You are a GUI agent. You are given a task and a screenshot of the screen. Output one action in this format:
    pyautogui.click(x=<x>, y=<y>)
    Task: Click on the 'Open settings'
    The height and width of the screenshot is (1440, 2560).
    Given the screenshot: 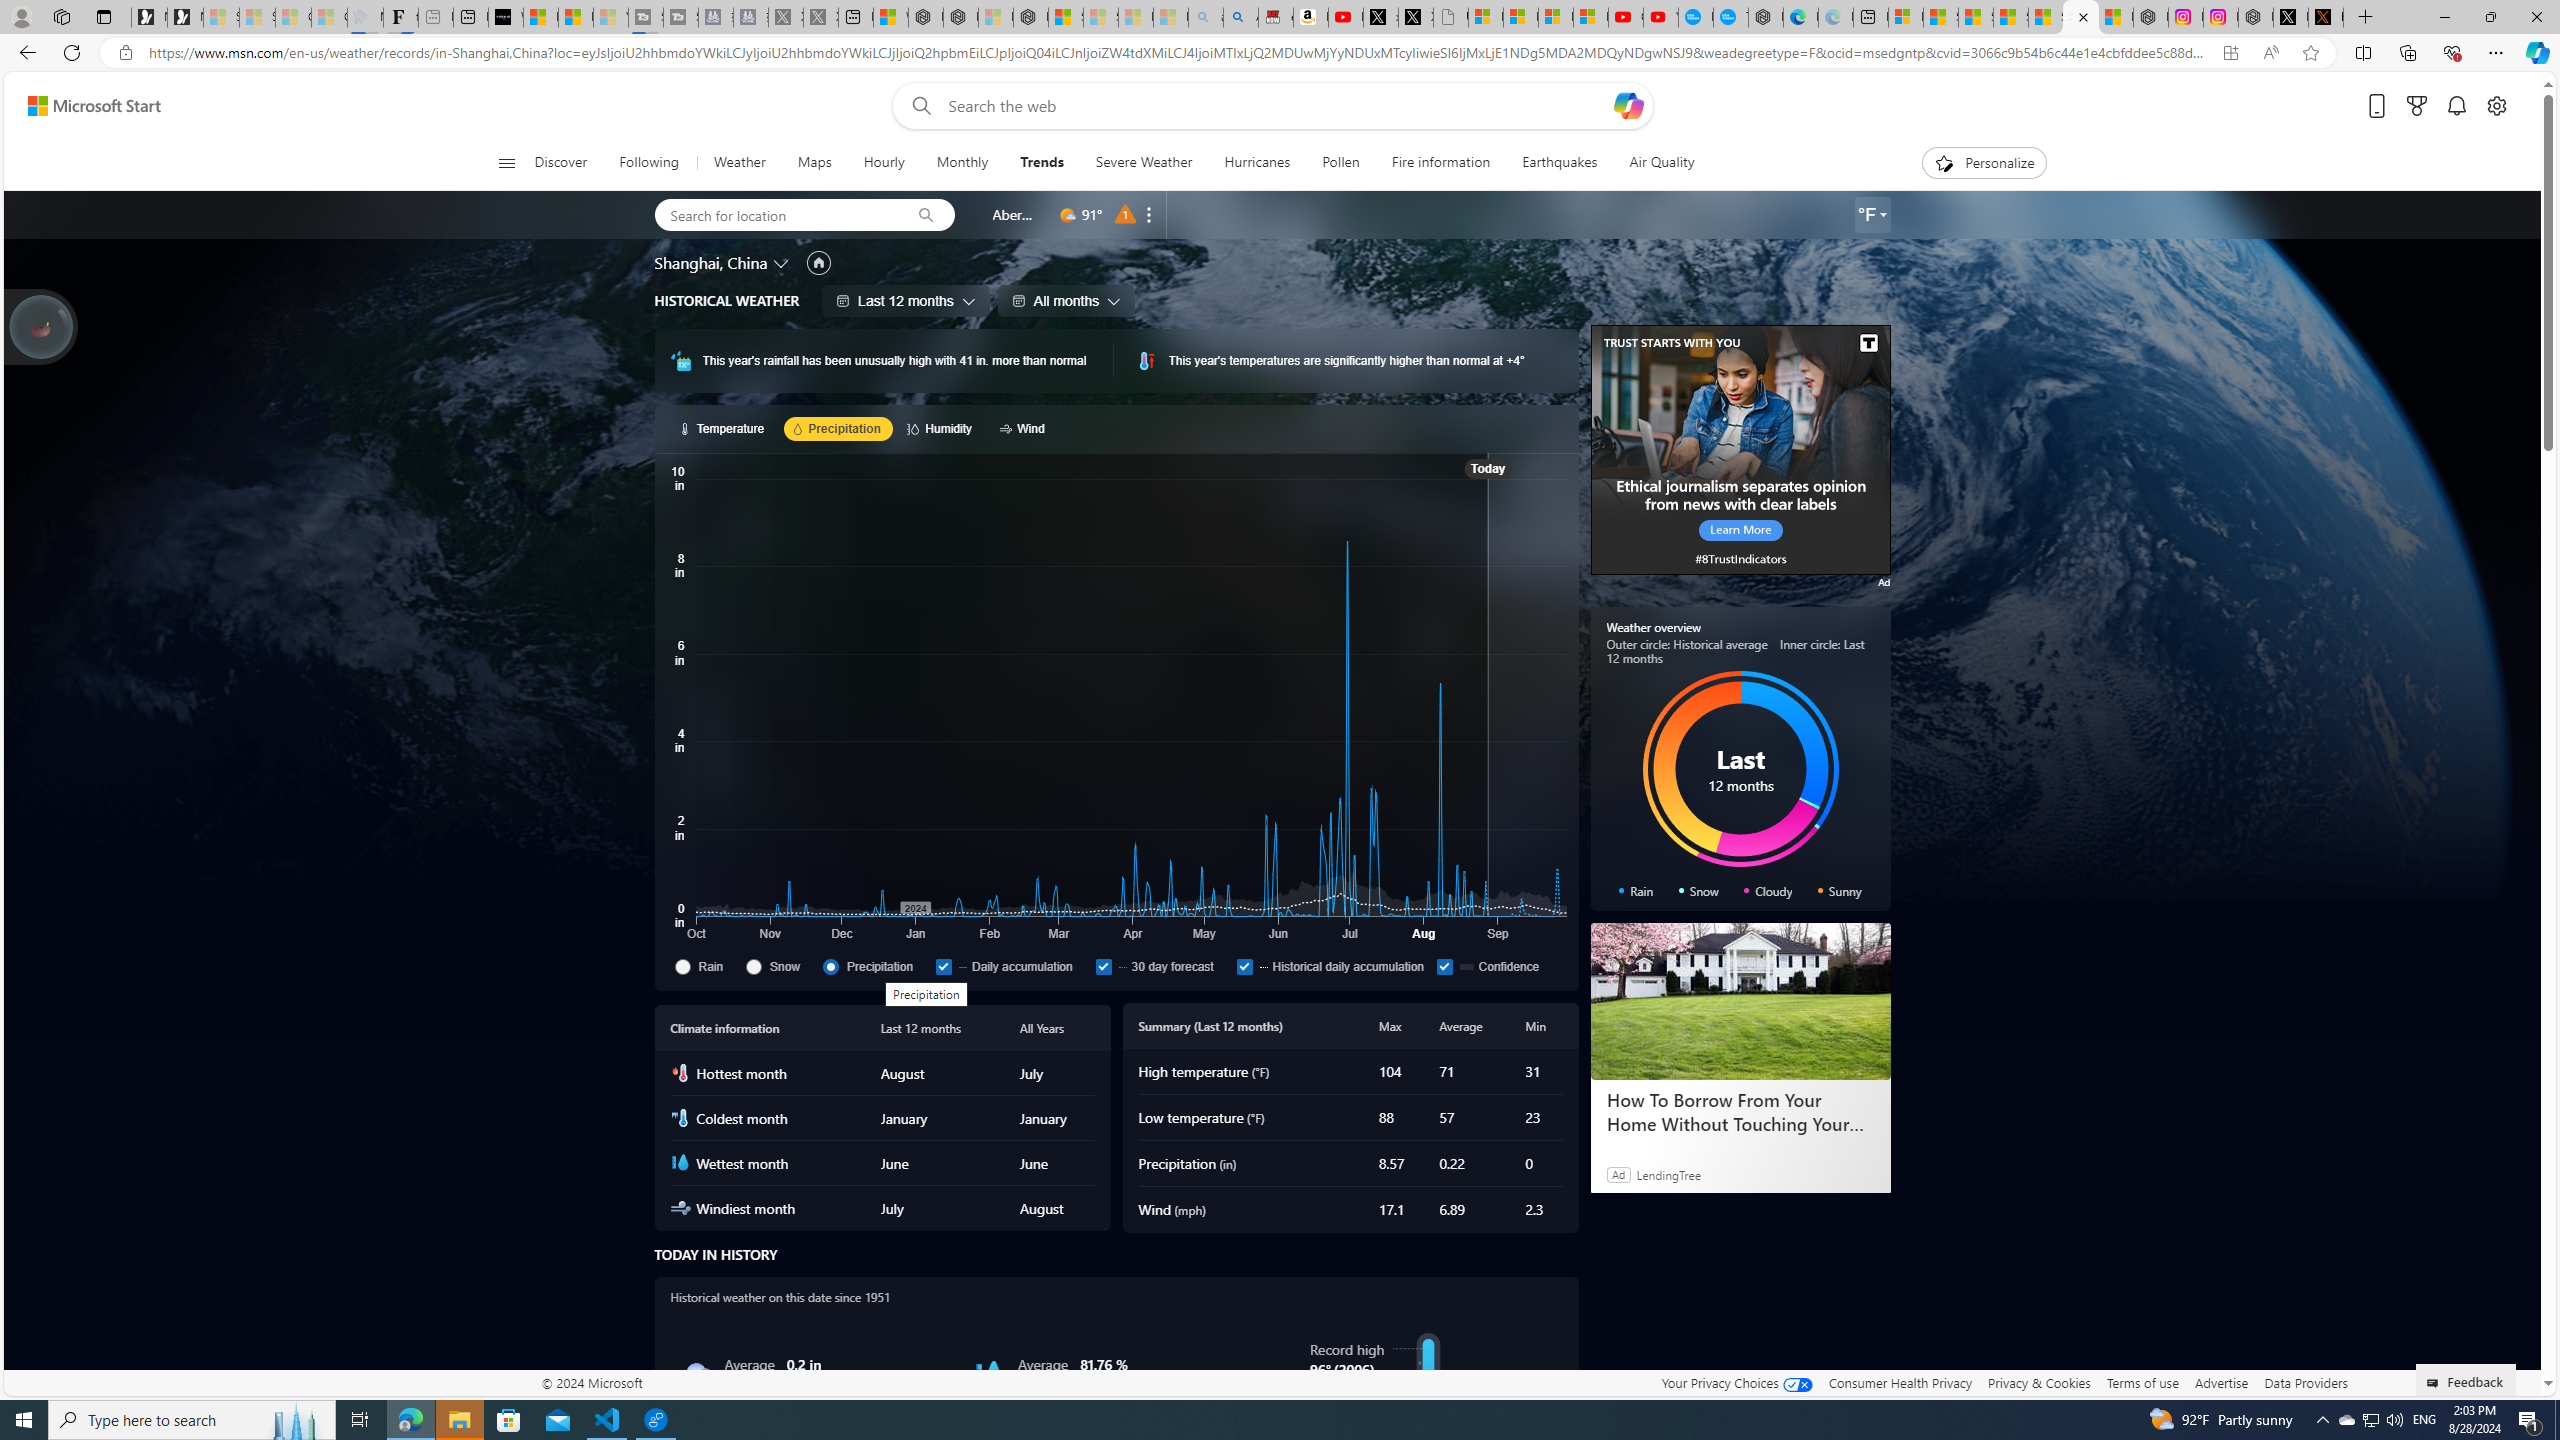 What is the action you would take?
    pyautogui.click(x=2496, y=106)
    